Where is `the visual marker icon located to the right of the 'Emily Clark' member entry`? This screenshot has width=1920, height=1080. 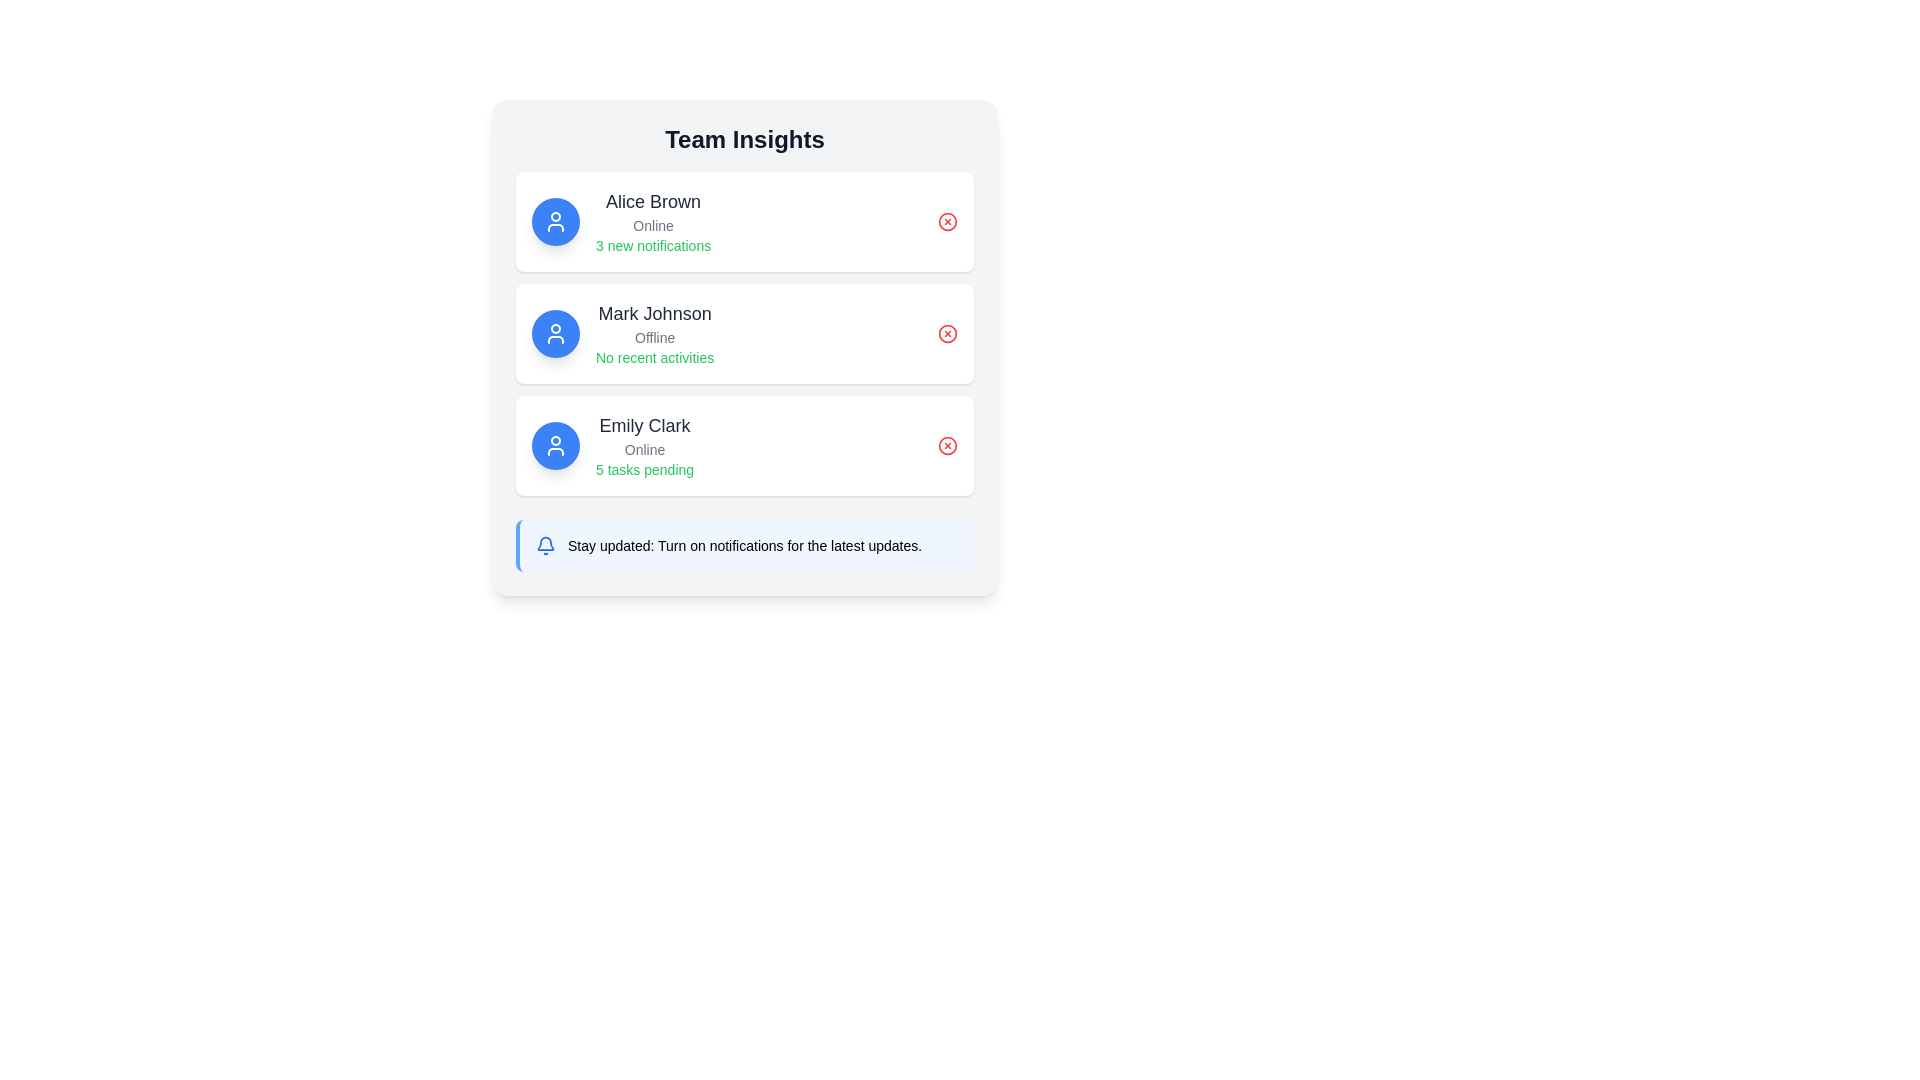
the visual marker icon located to the right of the 'Emily Clark' member entry is located at coordinates (947, 445).